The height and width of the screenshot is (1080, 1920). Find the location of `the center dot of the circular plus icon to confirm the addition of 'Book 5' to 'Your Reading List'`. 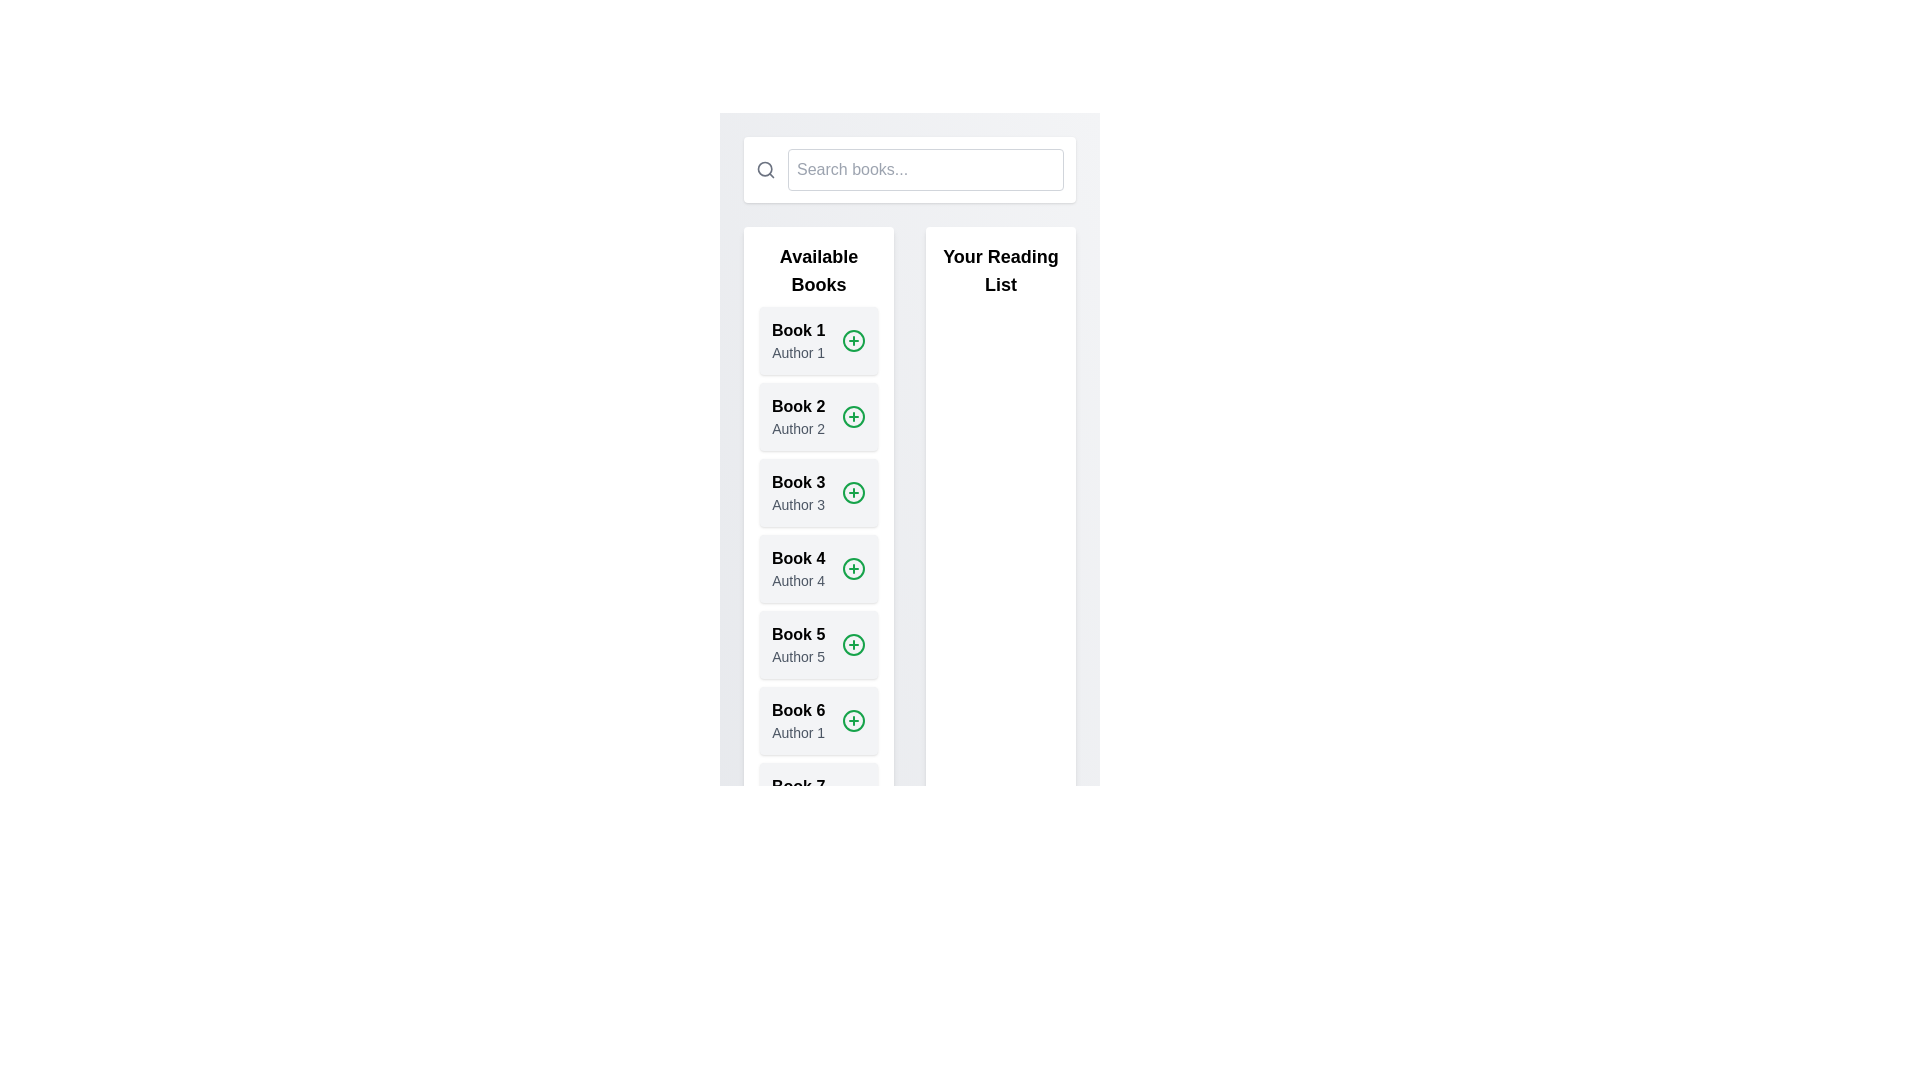

the center dot of the circular plus icon to confirm the addition of 'Book 5' to 'Your Reading List' is located at coordinates (854, 644).